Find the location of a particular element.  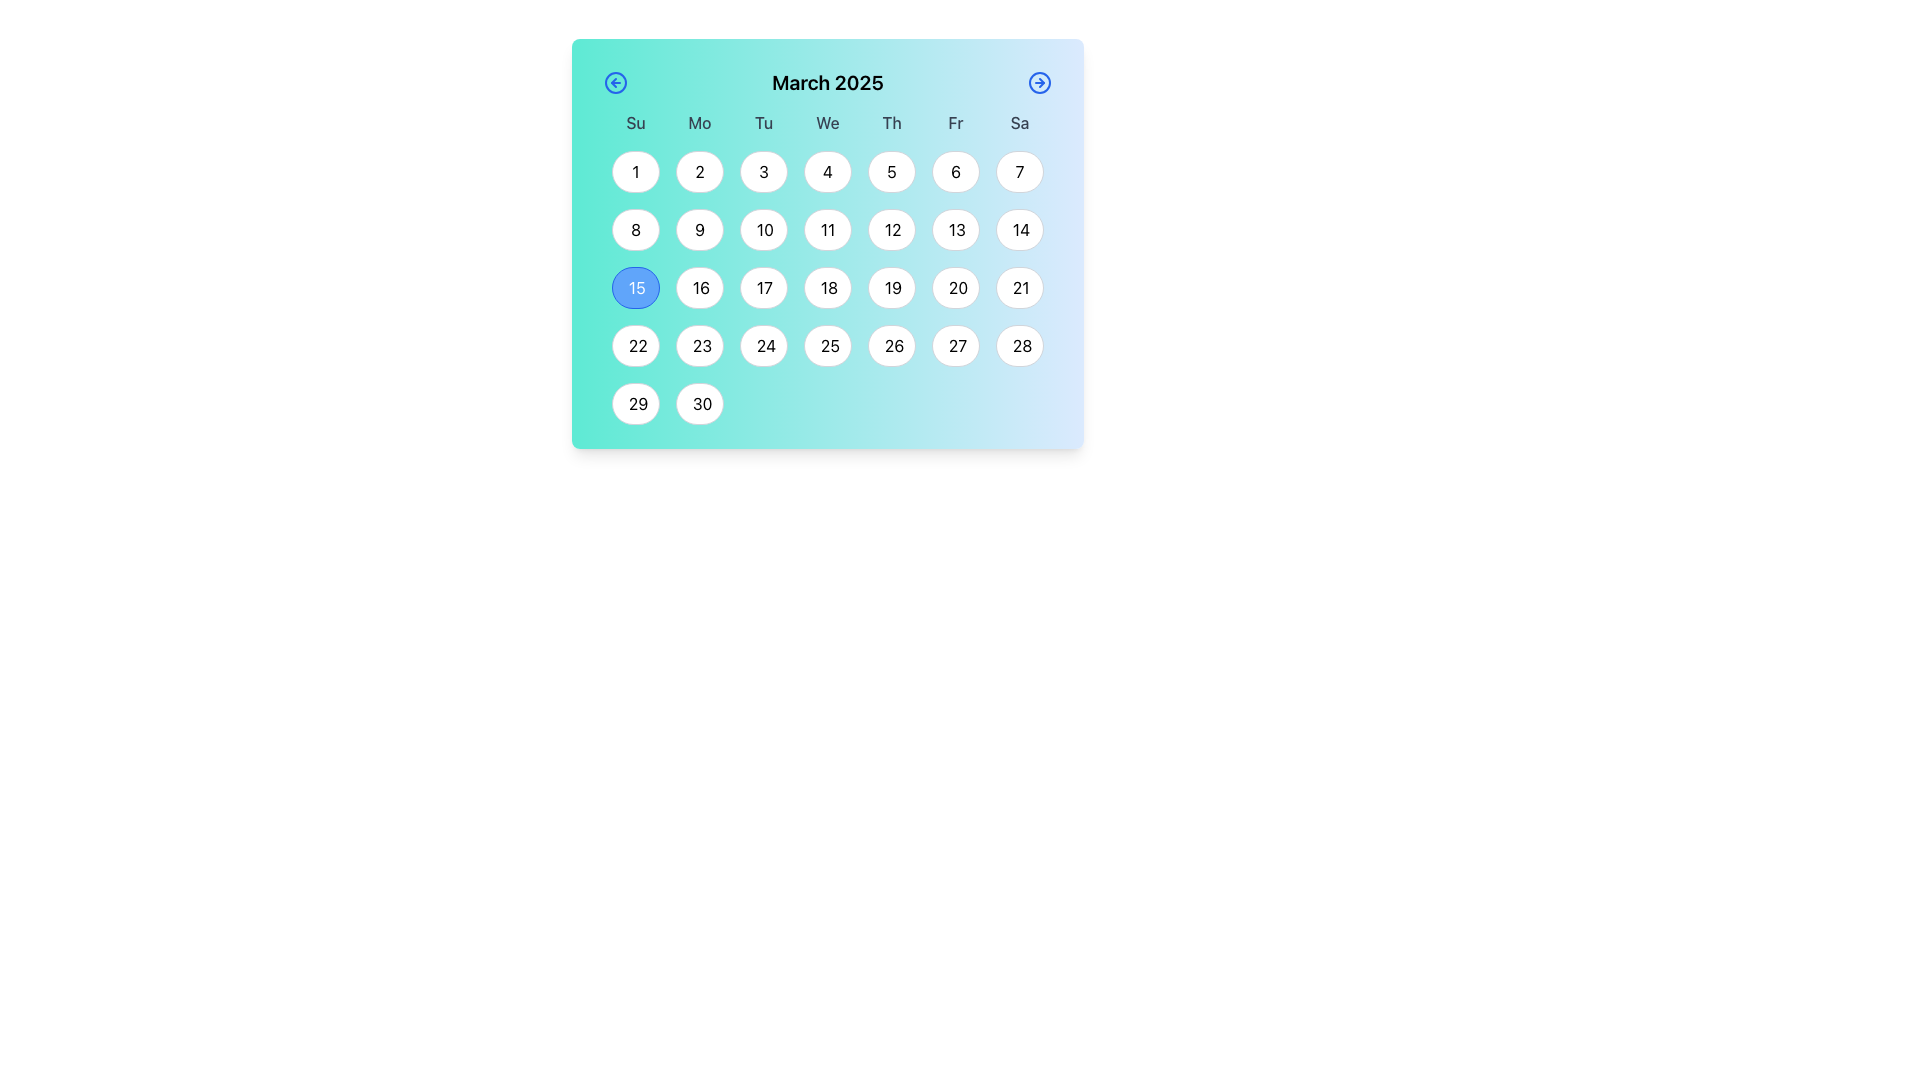

the text label 'Fr' which is the sixth day label in the calendar view, positioned between 'Th' and 'Sa' is located at coordinates (954, 123).